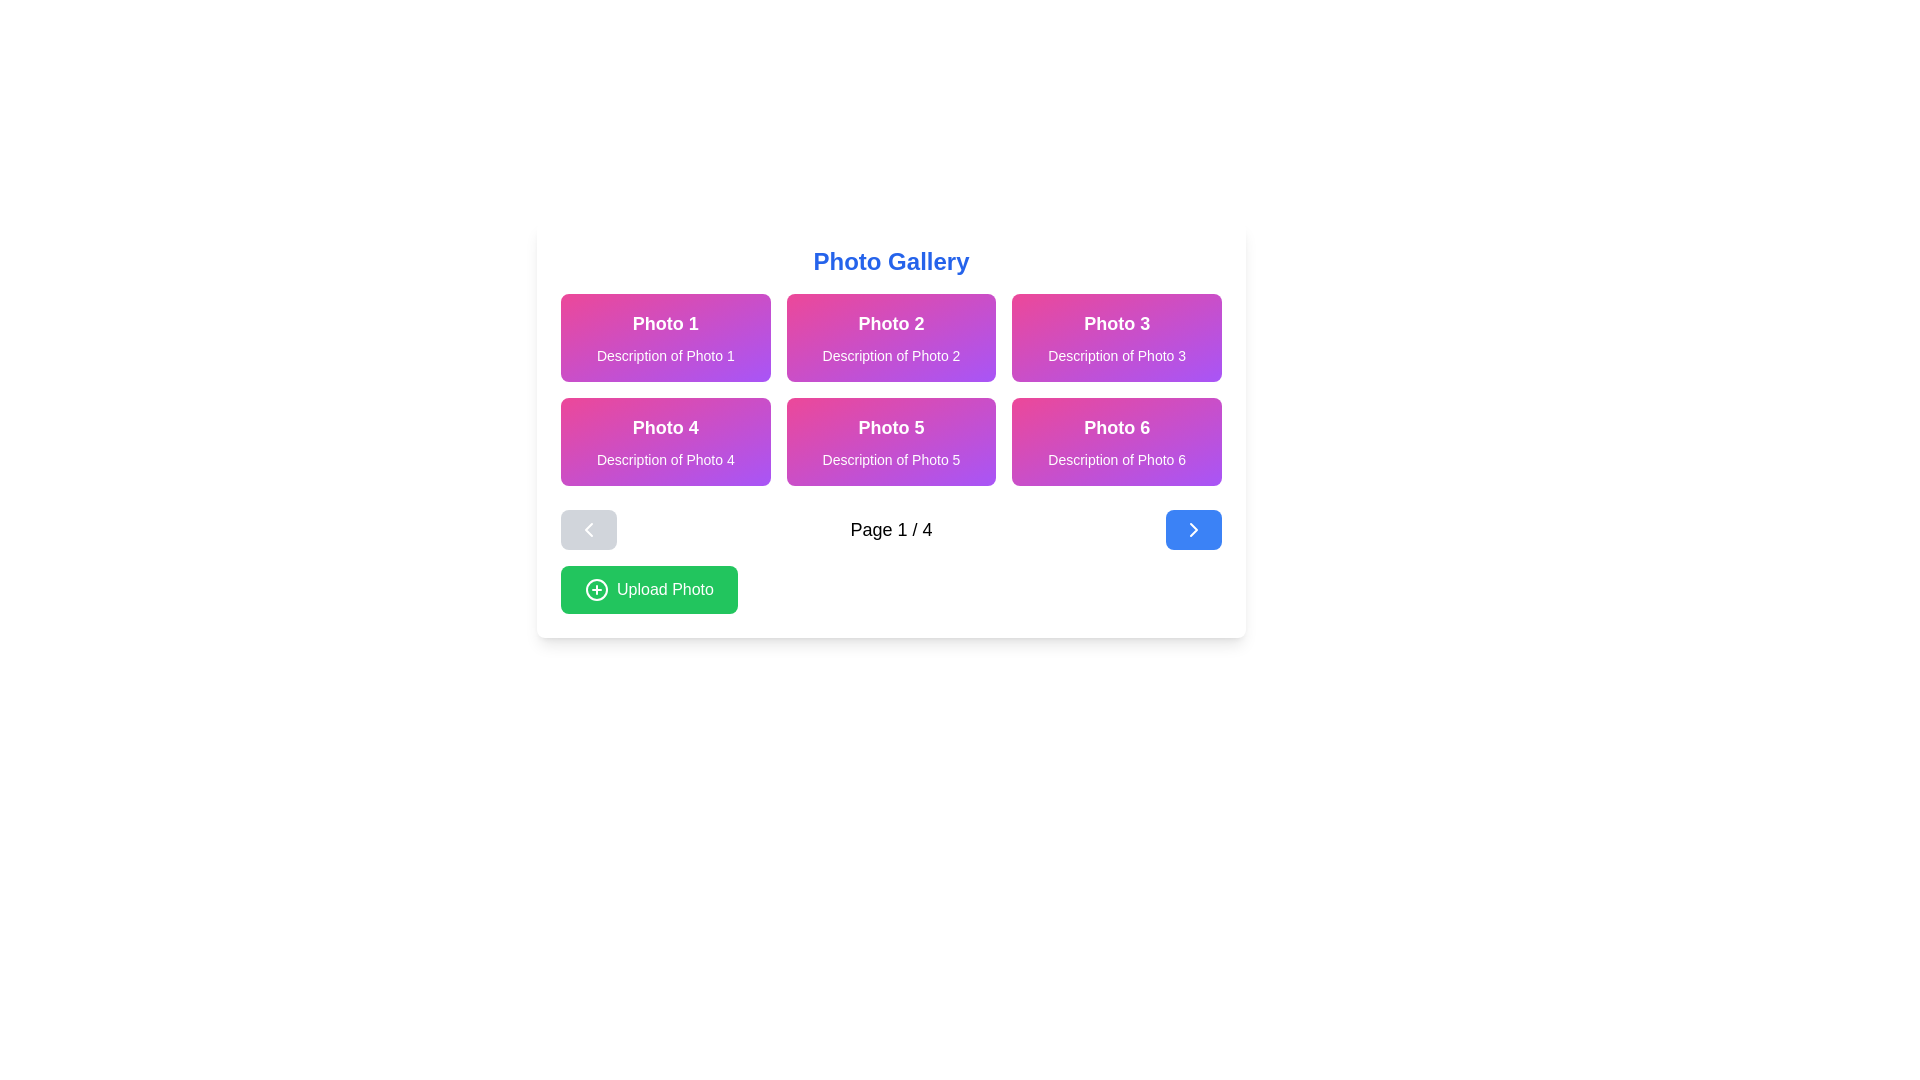 Image resolution: width=1920 pixels, height=1080 pixels. Describe the element at coordinates (595, 589) in the screenshot. I see `the circular upload icon located on the left side of the text label within the 'Upload Photo' button at the bottom-left corner of the interface to initiate the upload action` at that location.